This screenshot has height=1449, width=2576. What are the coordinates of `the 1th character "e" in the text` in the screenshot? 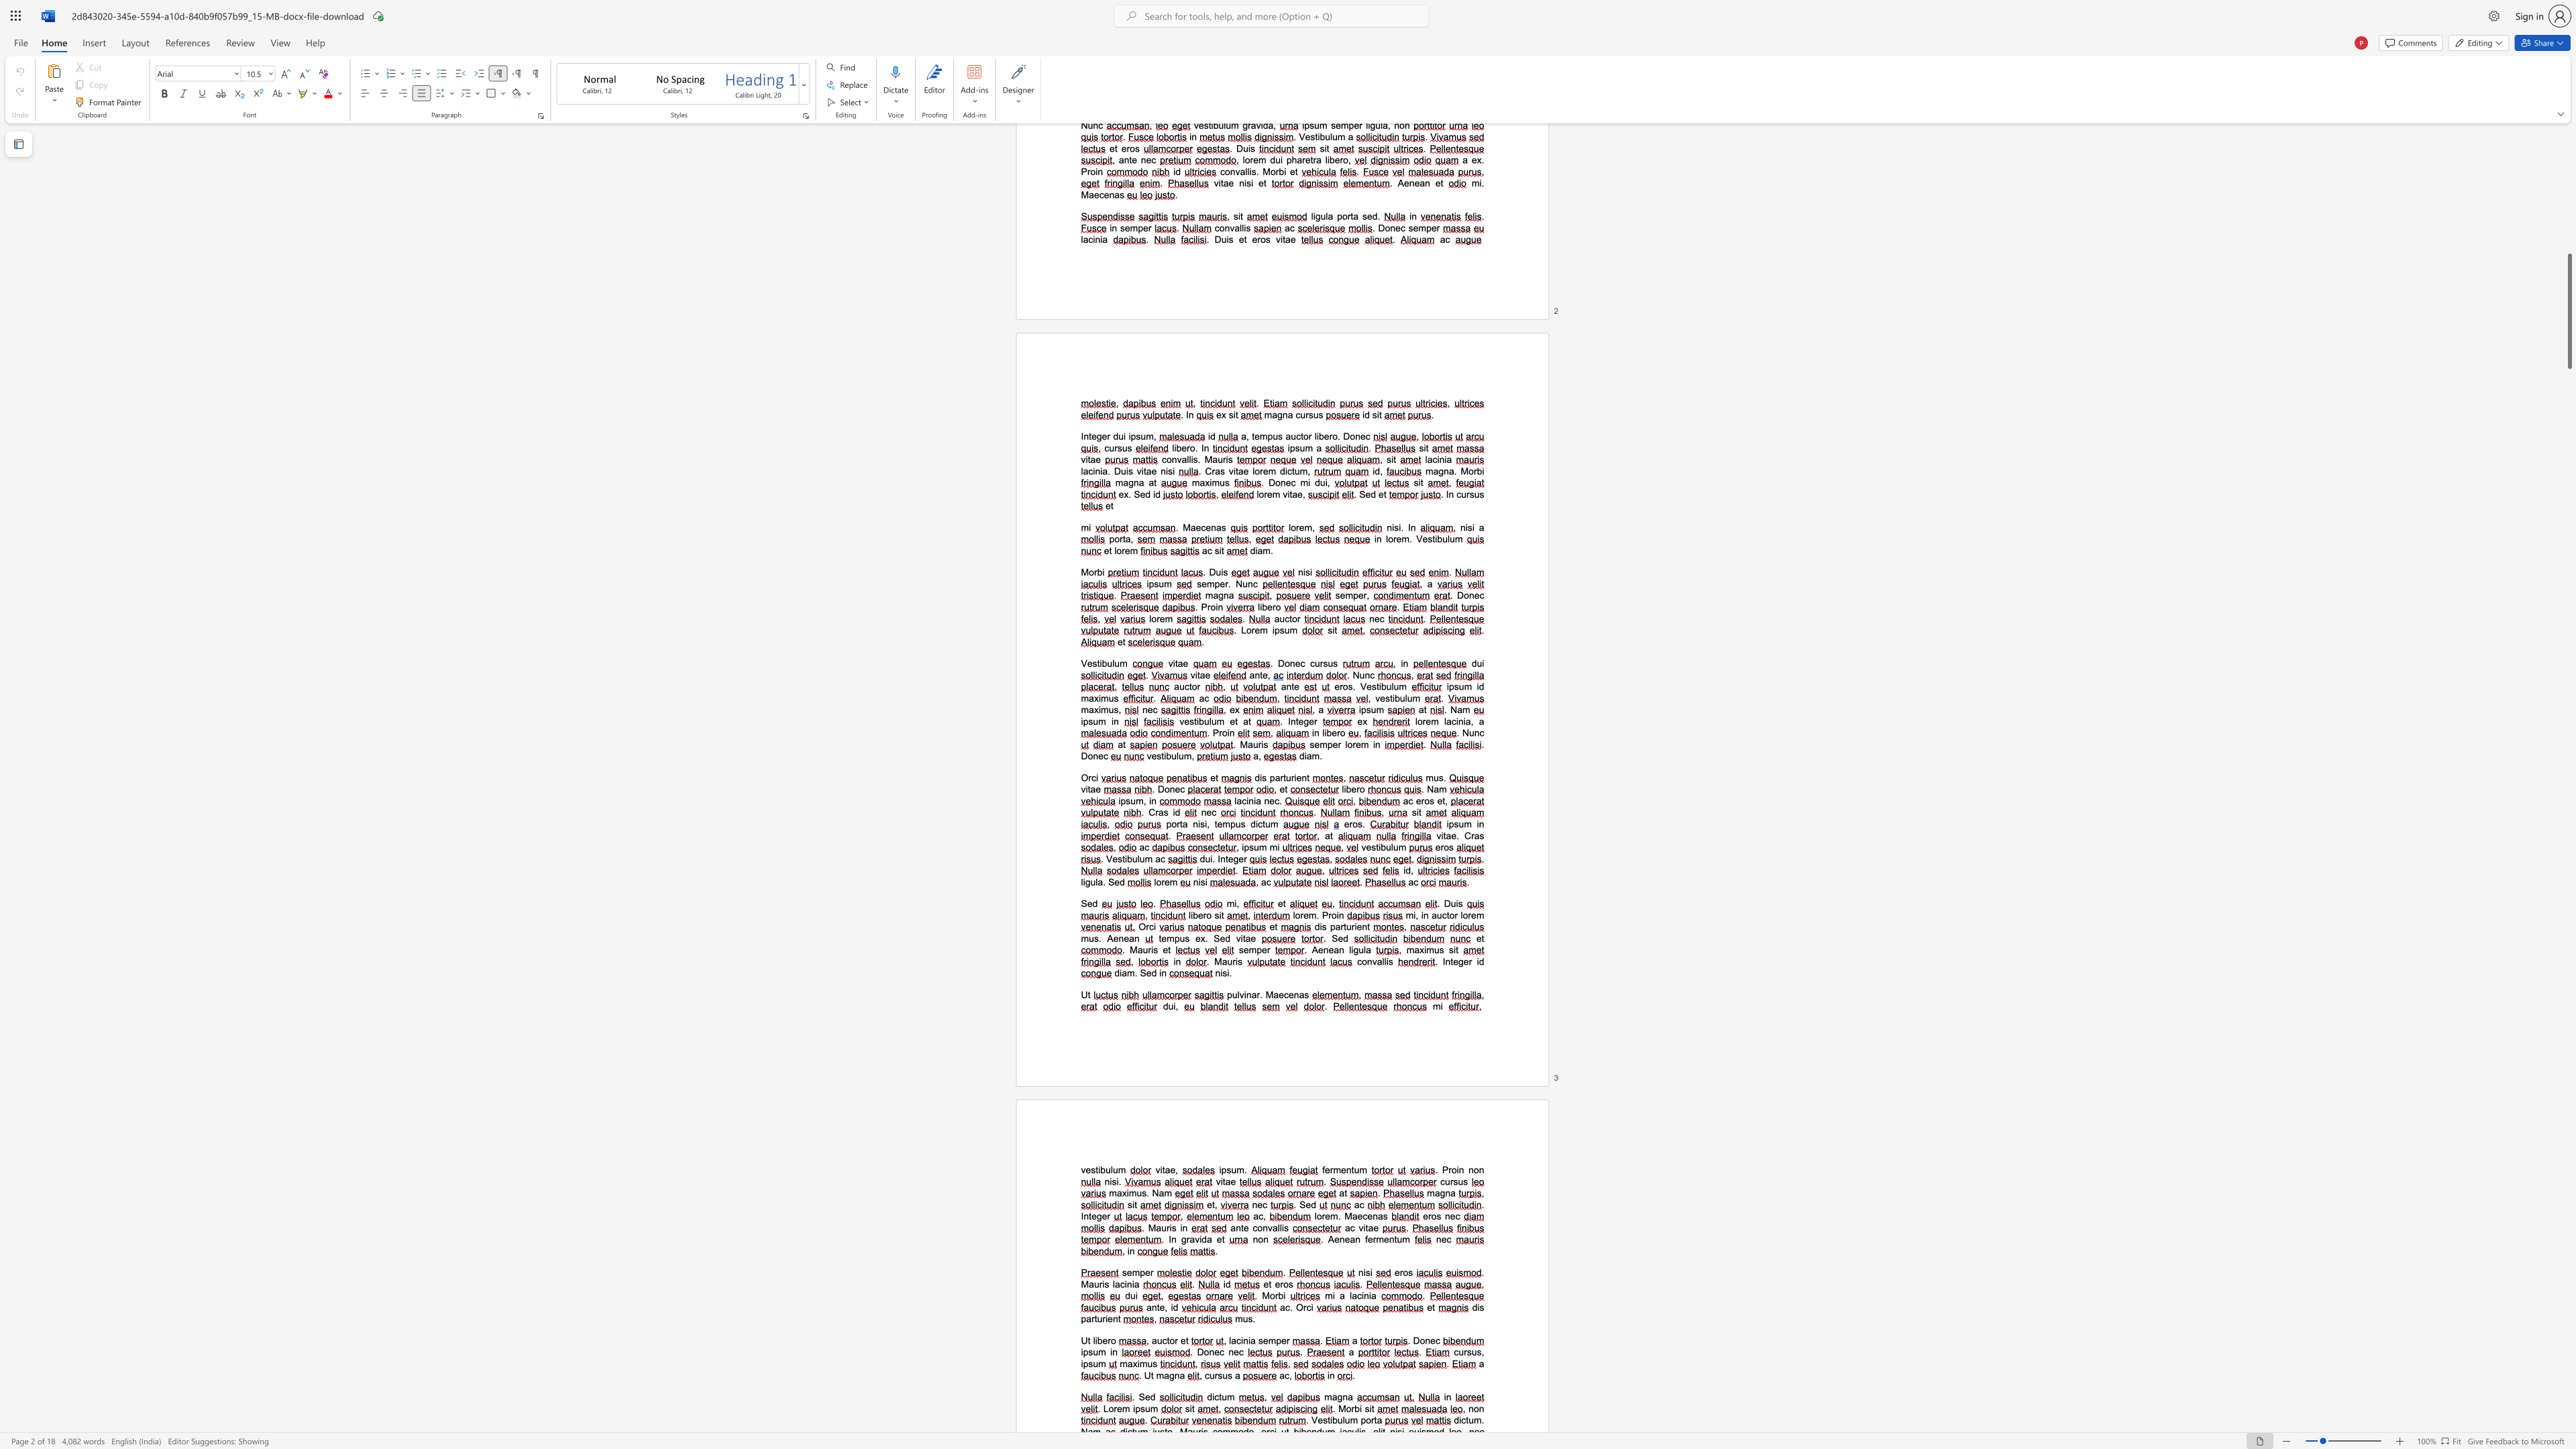 It's located at (1115, 938).